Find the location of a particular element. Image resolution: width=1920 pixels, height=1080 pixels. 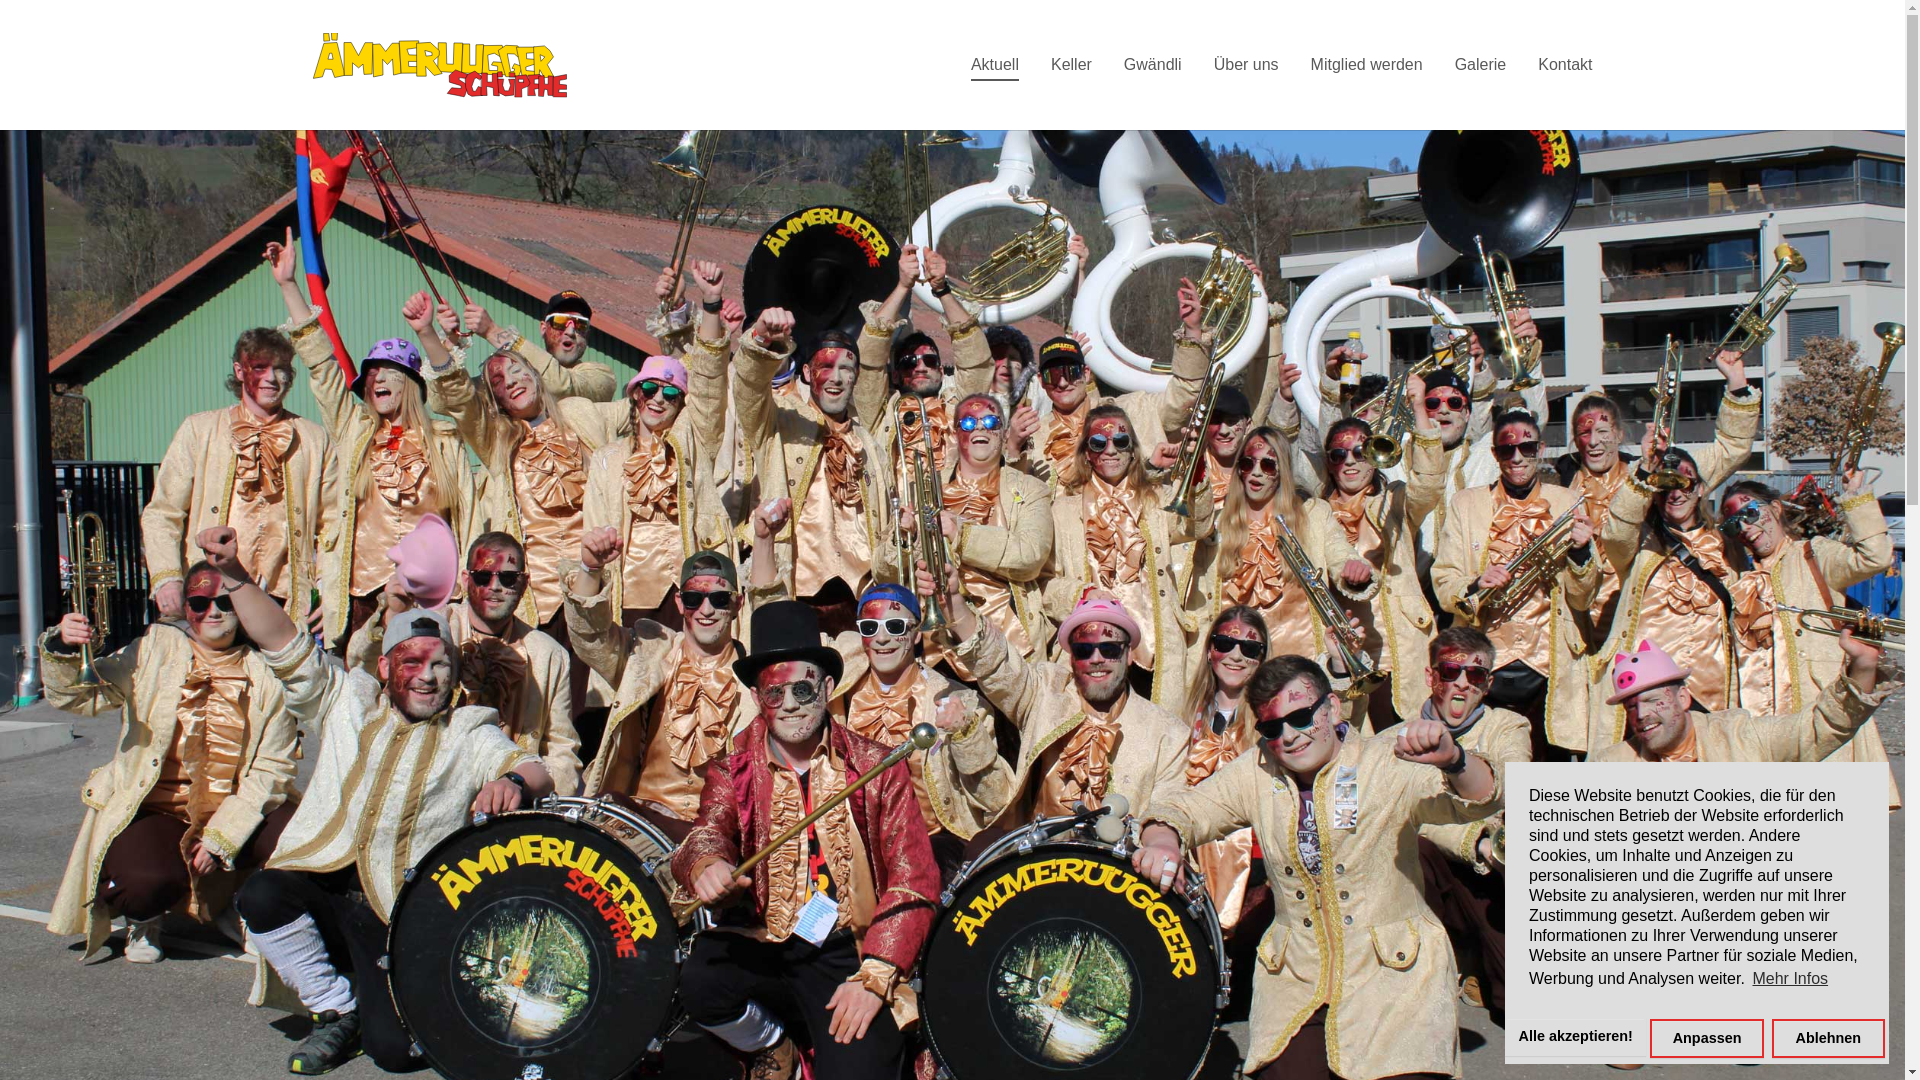

'Aktuell is located at coordinates (994, 64).